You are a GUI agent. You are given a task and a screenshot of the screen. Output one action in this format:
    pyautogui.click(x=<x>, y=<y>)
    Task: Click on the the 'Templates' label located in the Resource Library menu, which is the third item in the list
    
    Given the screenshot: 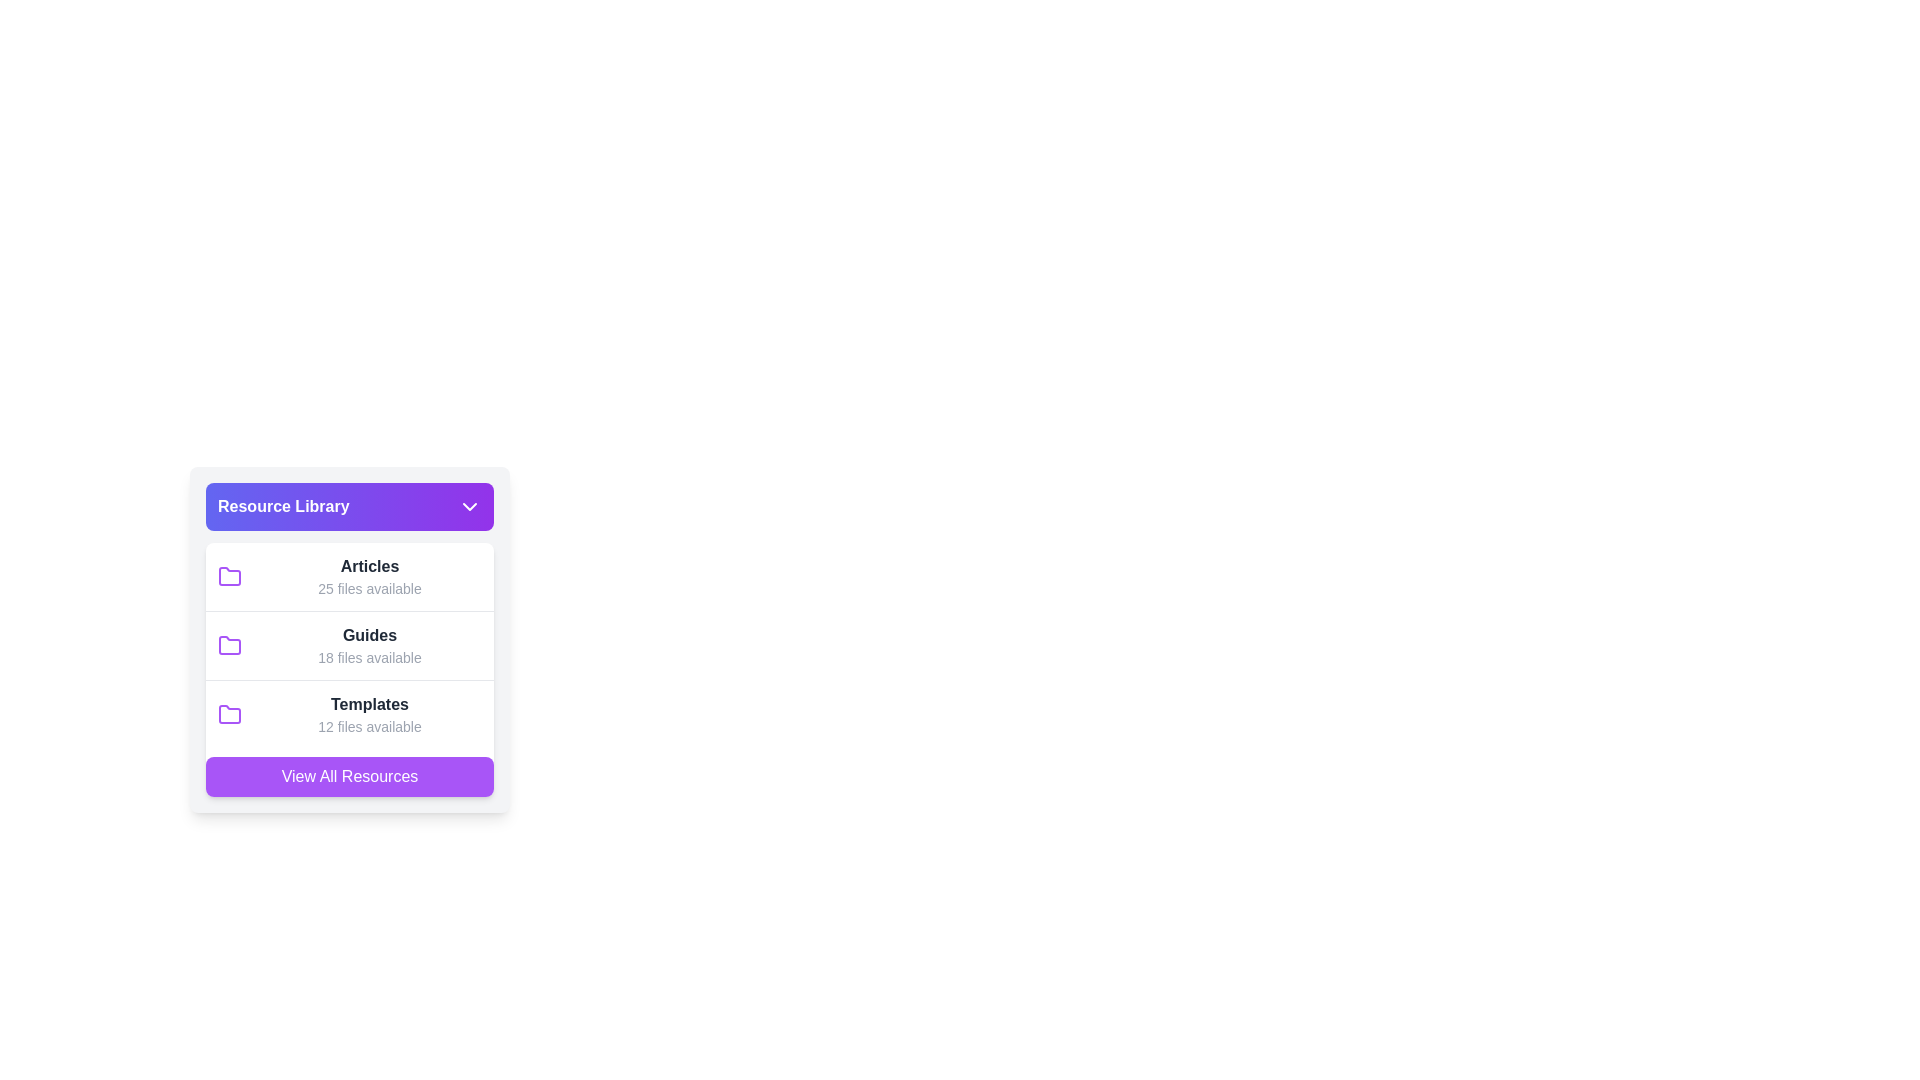 What is the action you would take?
    pyautogui.click(x=369, y=704)
    